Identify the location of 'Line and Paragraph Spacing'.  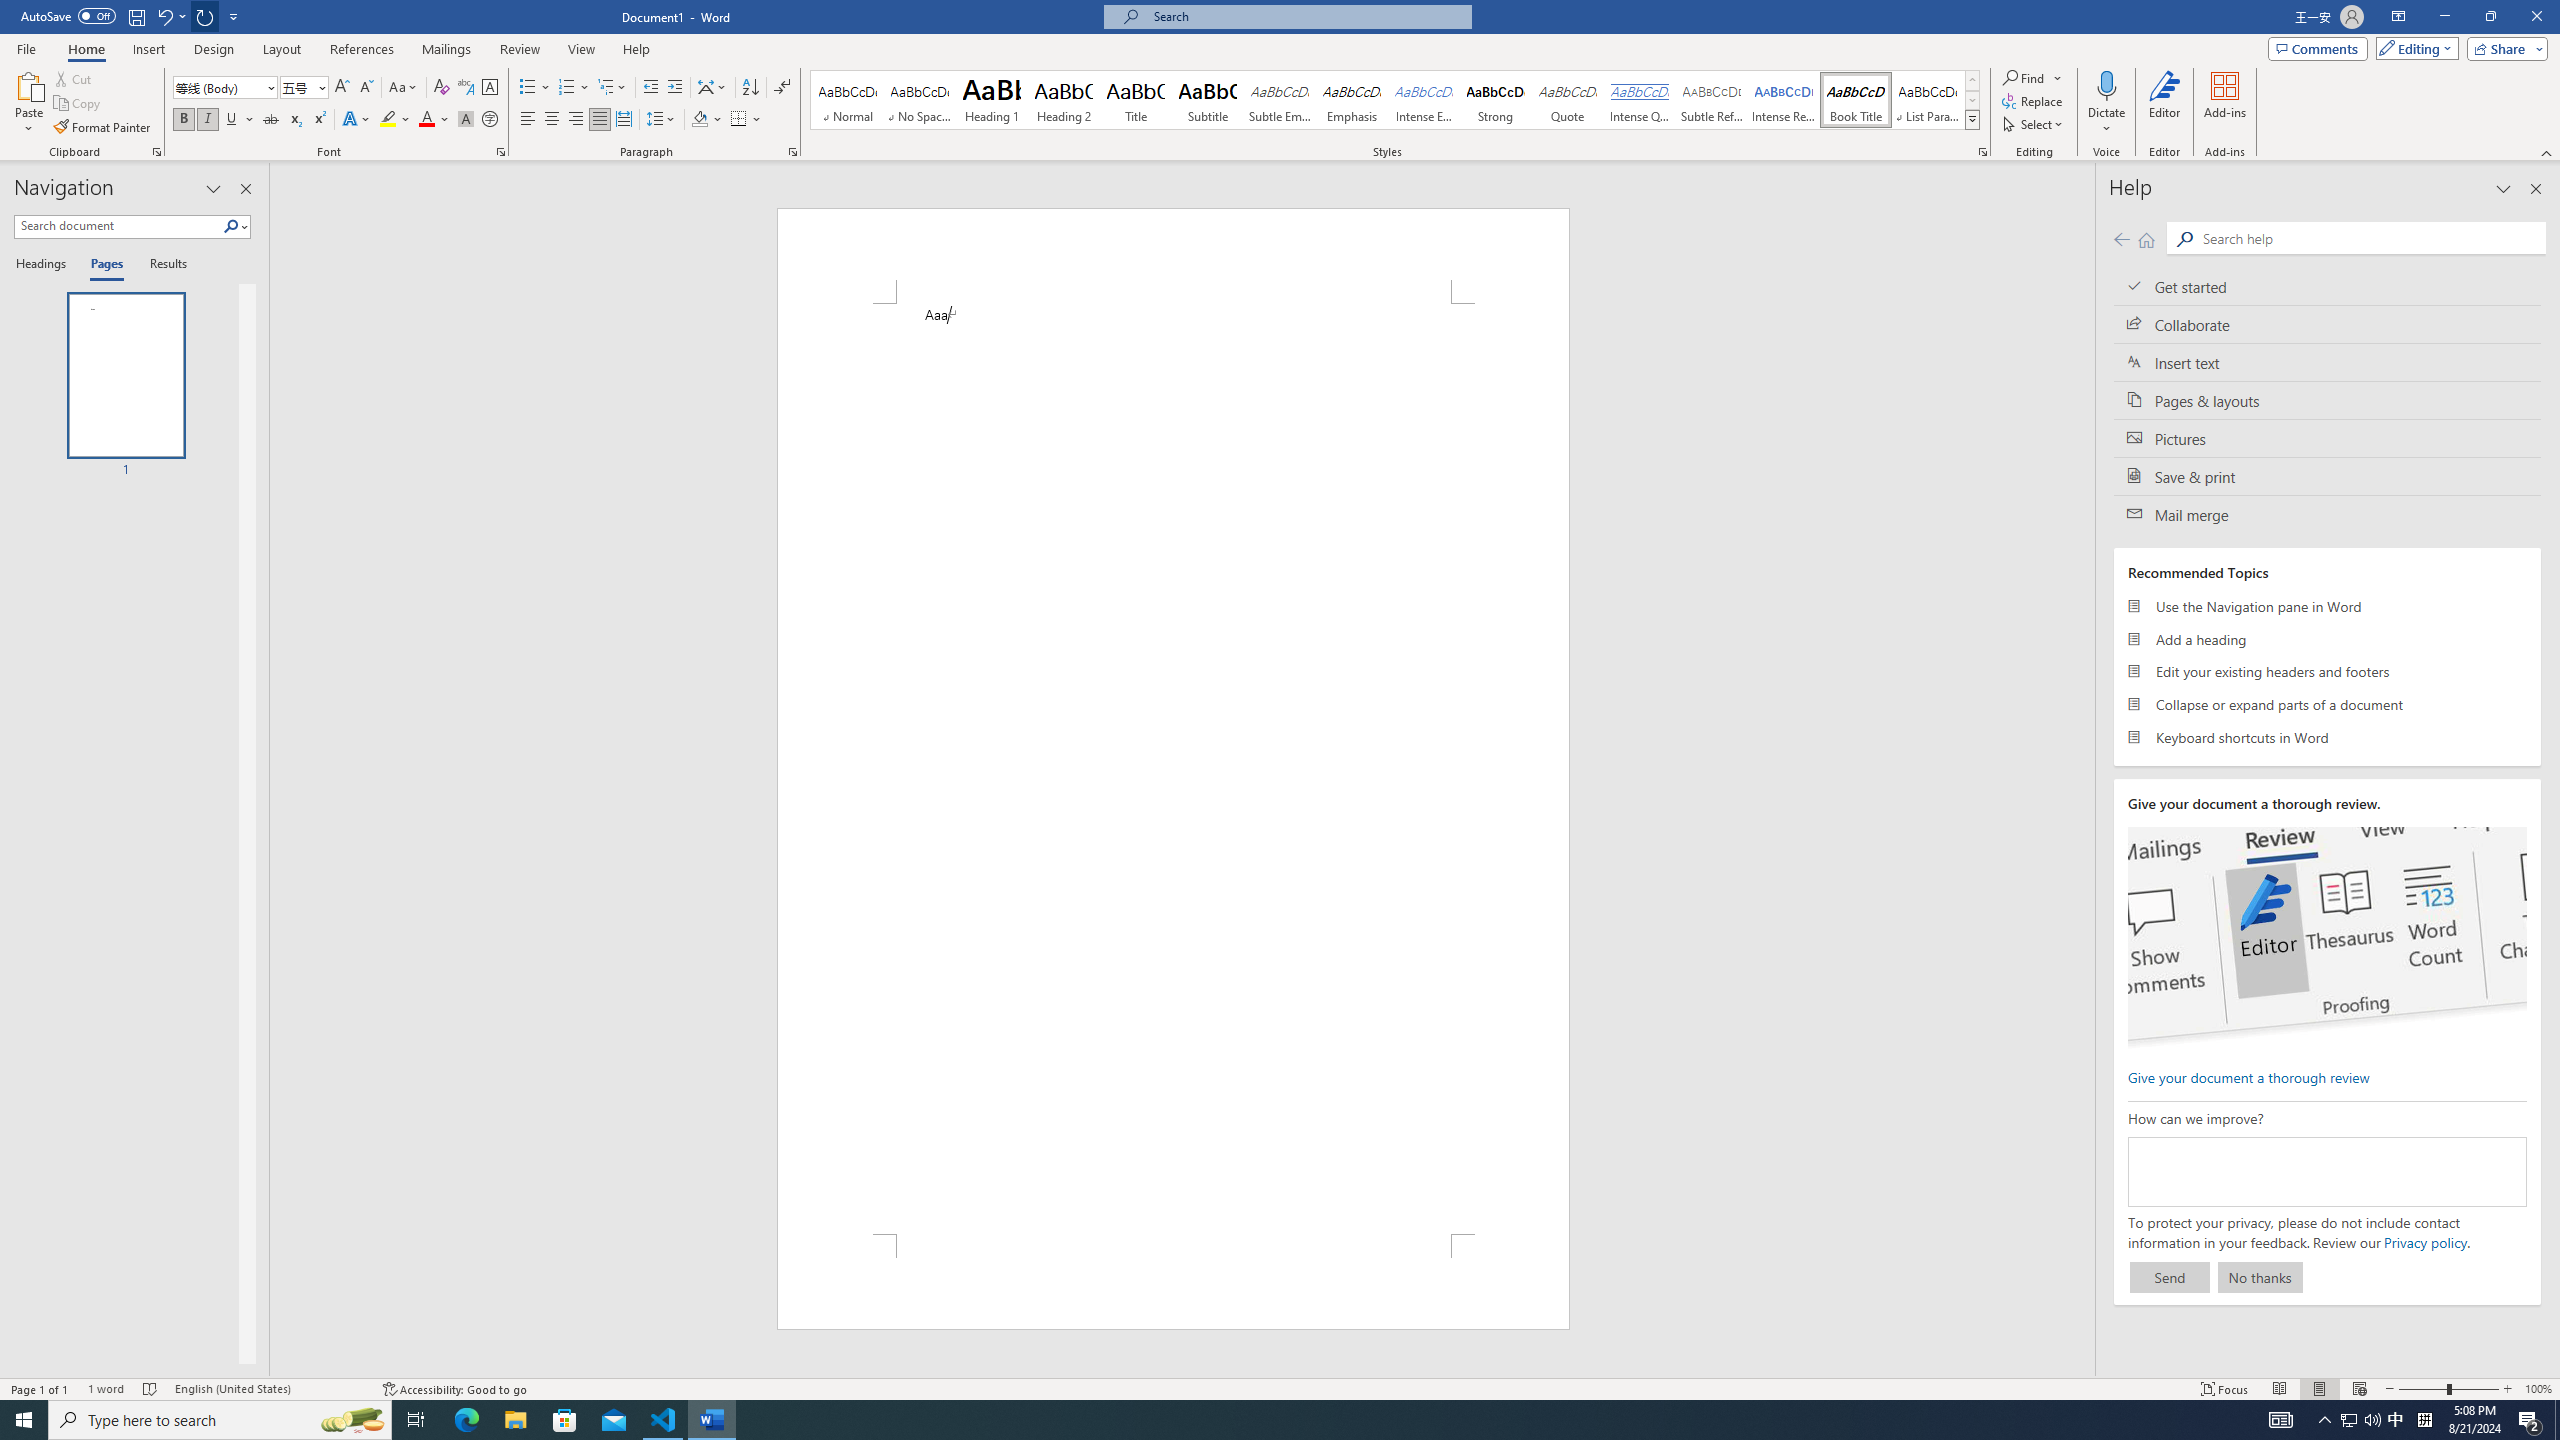
(663, 118).